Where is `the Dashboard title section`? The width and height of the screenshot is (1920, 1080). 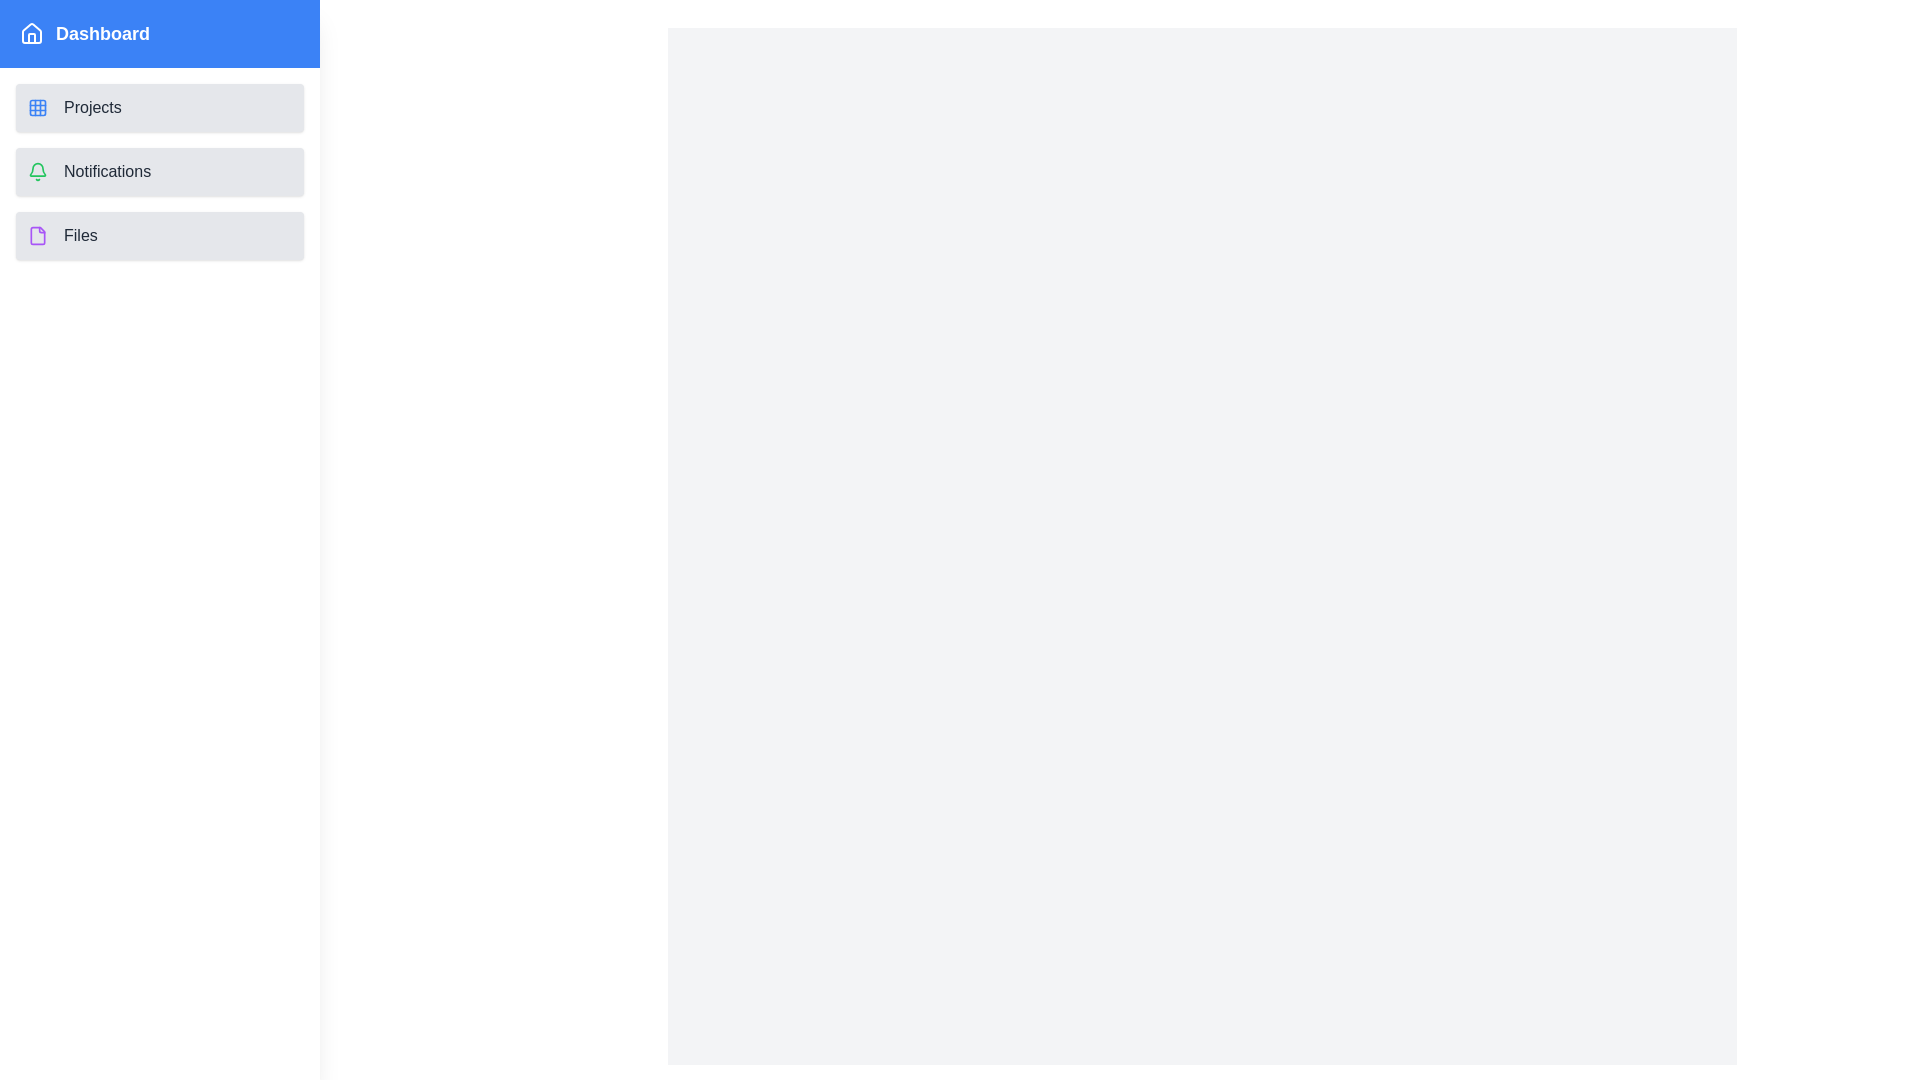
the Dashboard title section is located at coordinates (158, 34).